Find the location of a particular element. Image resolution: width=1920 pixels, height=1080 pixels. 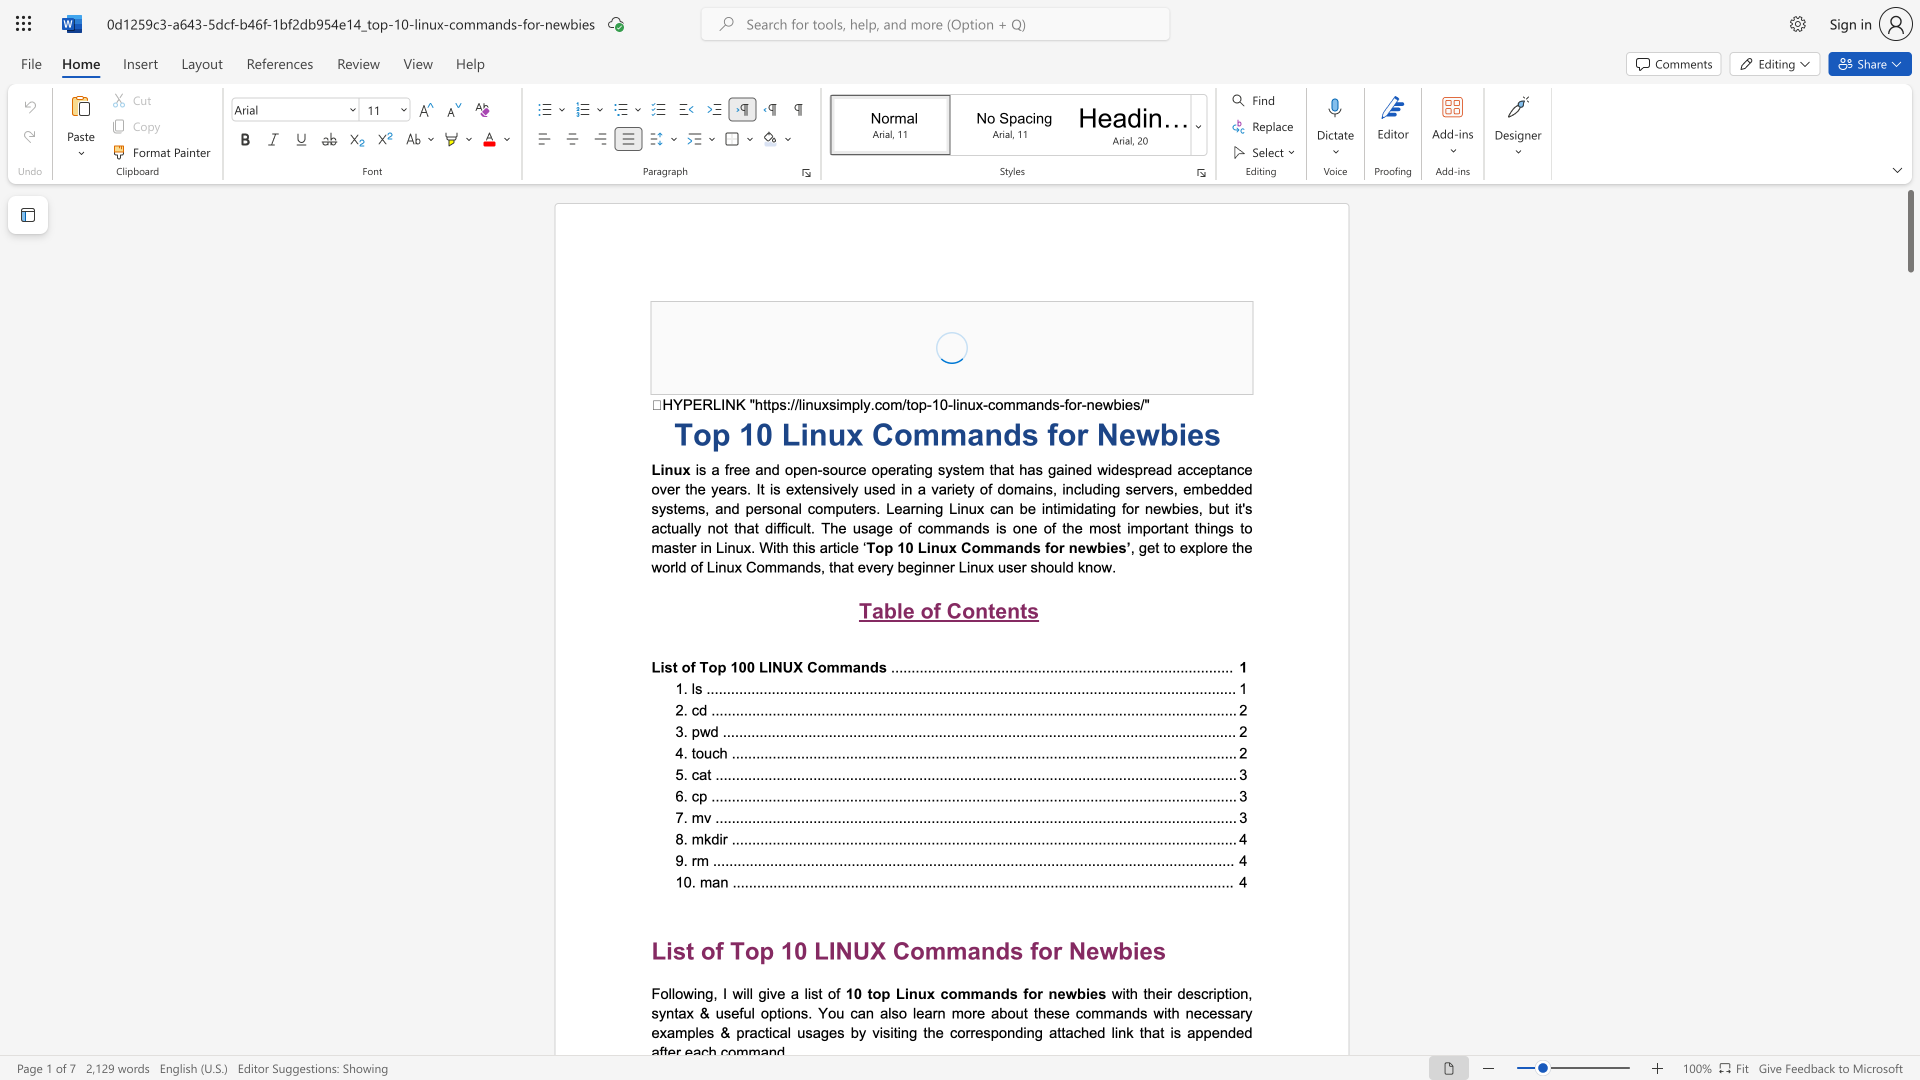

the scrollbar to scroll the page down is located at coordinates (1909, 438).